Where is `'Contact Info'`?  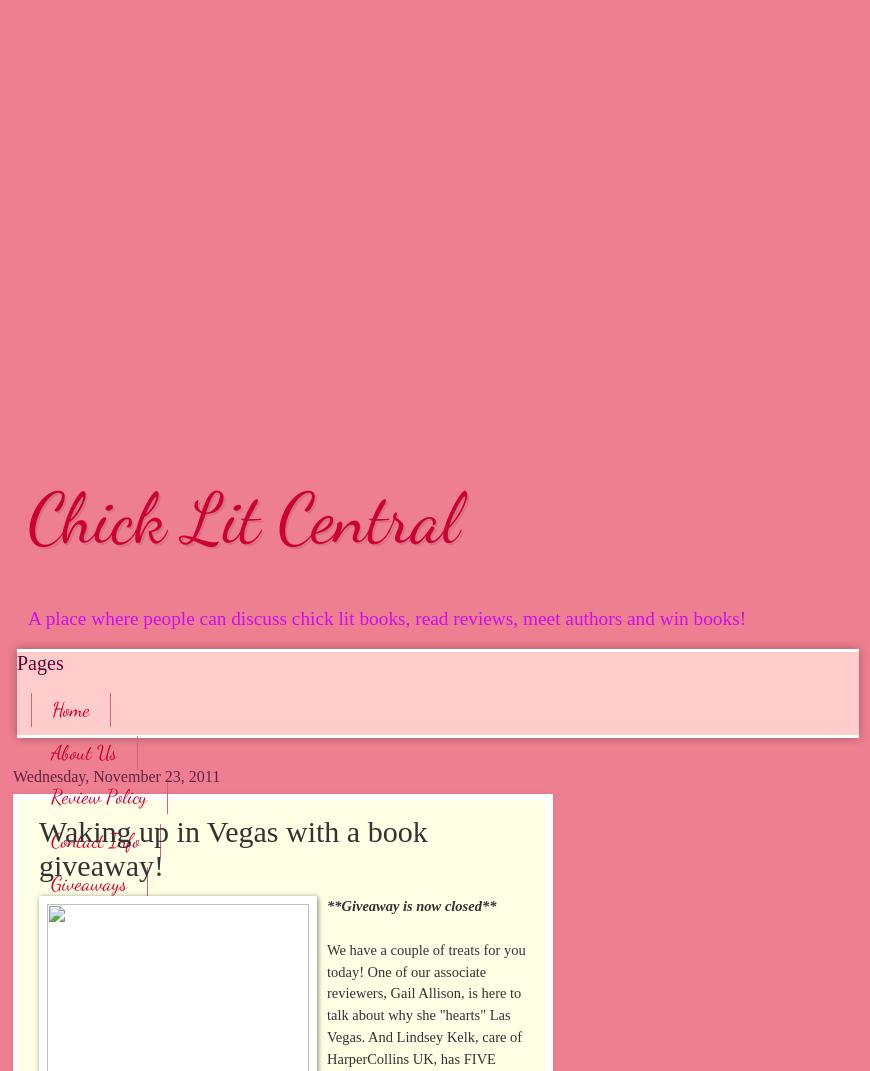
'Contact Info' is located at coordinates (49, 838).